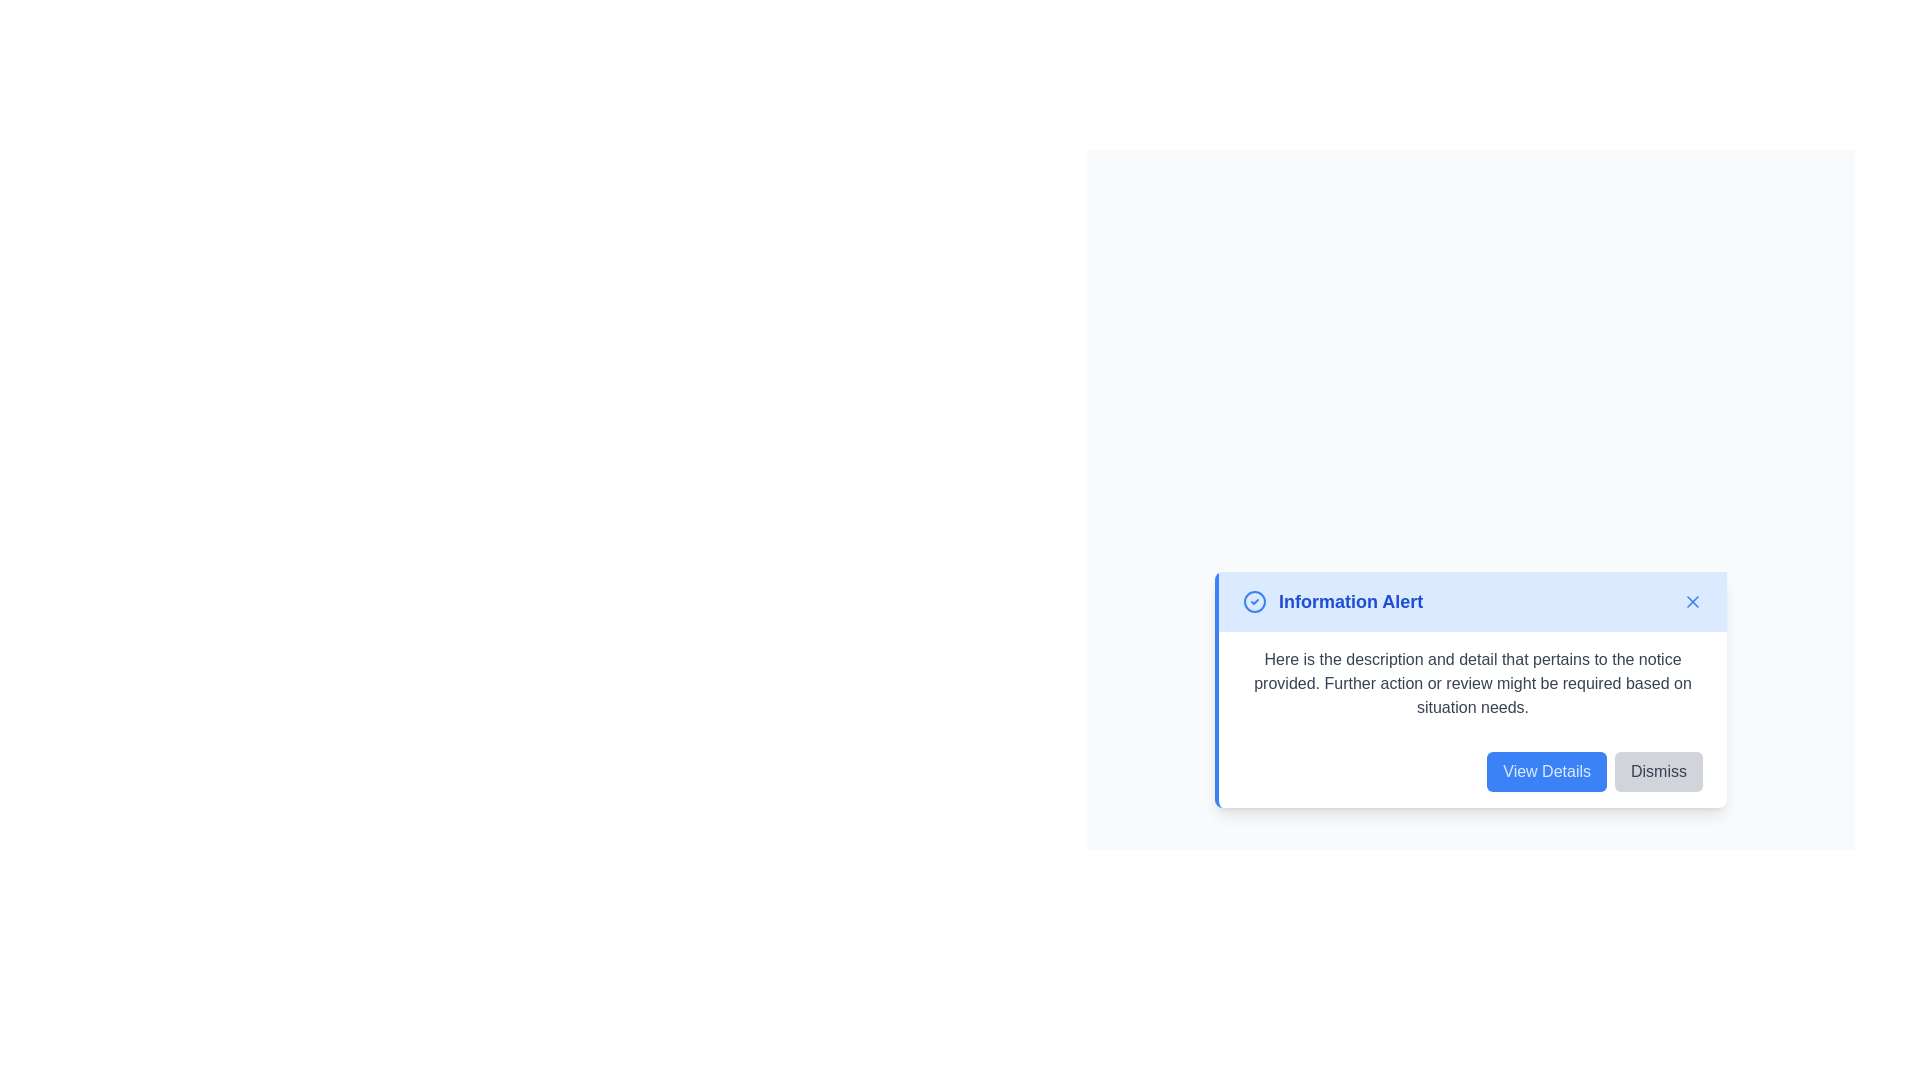 The width and height of the screenshot is (1920, 1080). Describe the element at coordinates (1253, 600) in the screenshot. I see `the confirmation alert icon located to the left of the 'Information Alert' text in the alert box` at that location.